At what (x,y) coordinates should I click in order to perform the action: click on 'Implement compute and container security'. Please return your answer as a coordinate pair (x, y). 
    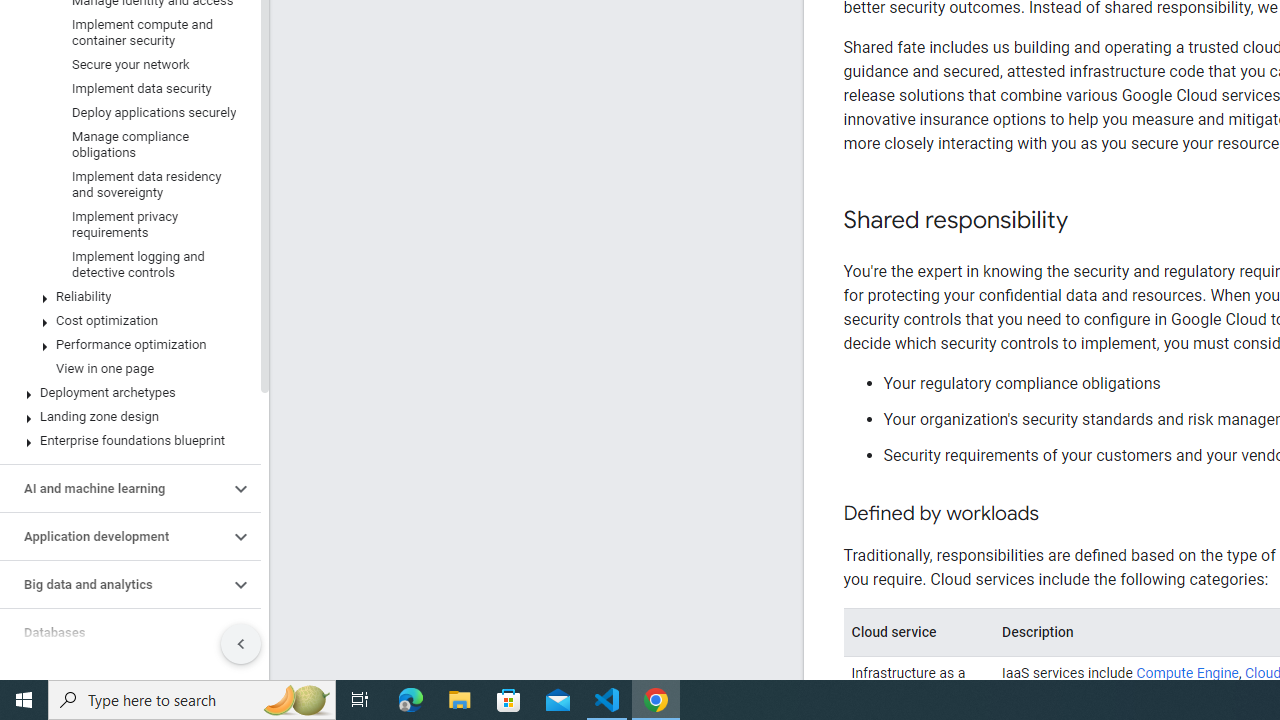
    Looking at the image, I should click on (125, 33).